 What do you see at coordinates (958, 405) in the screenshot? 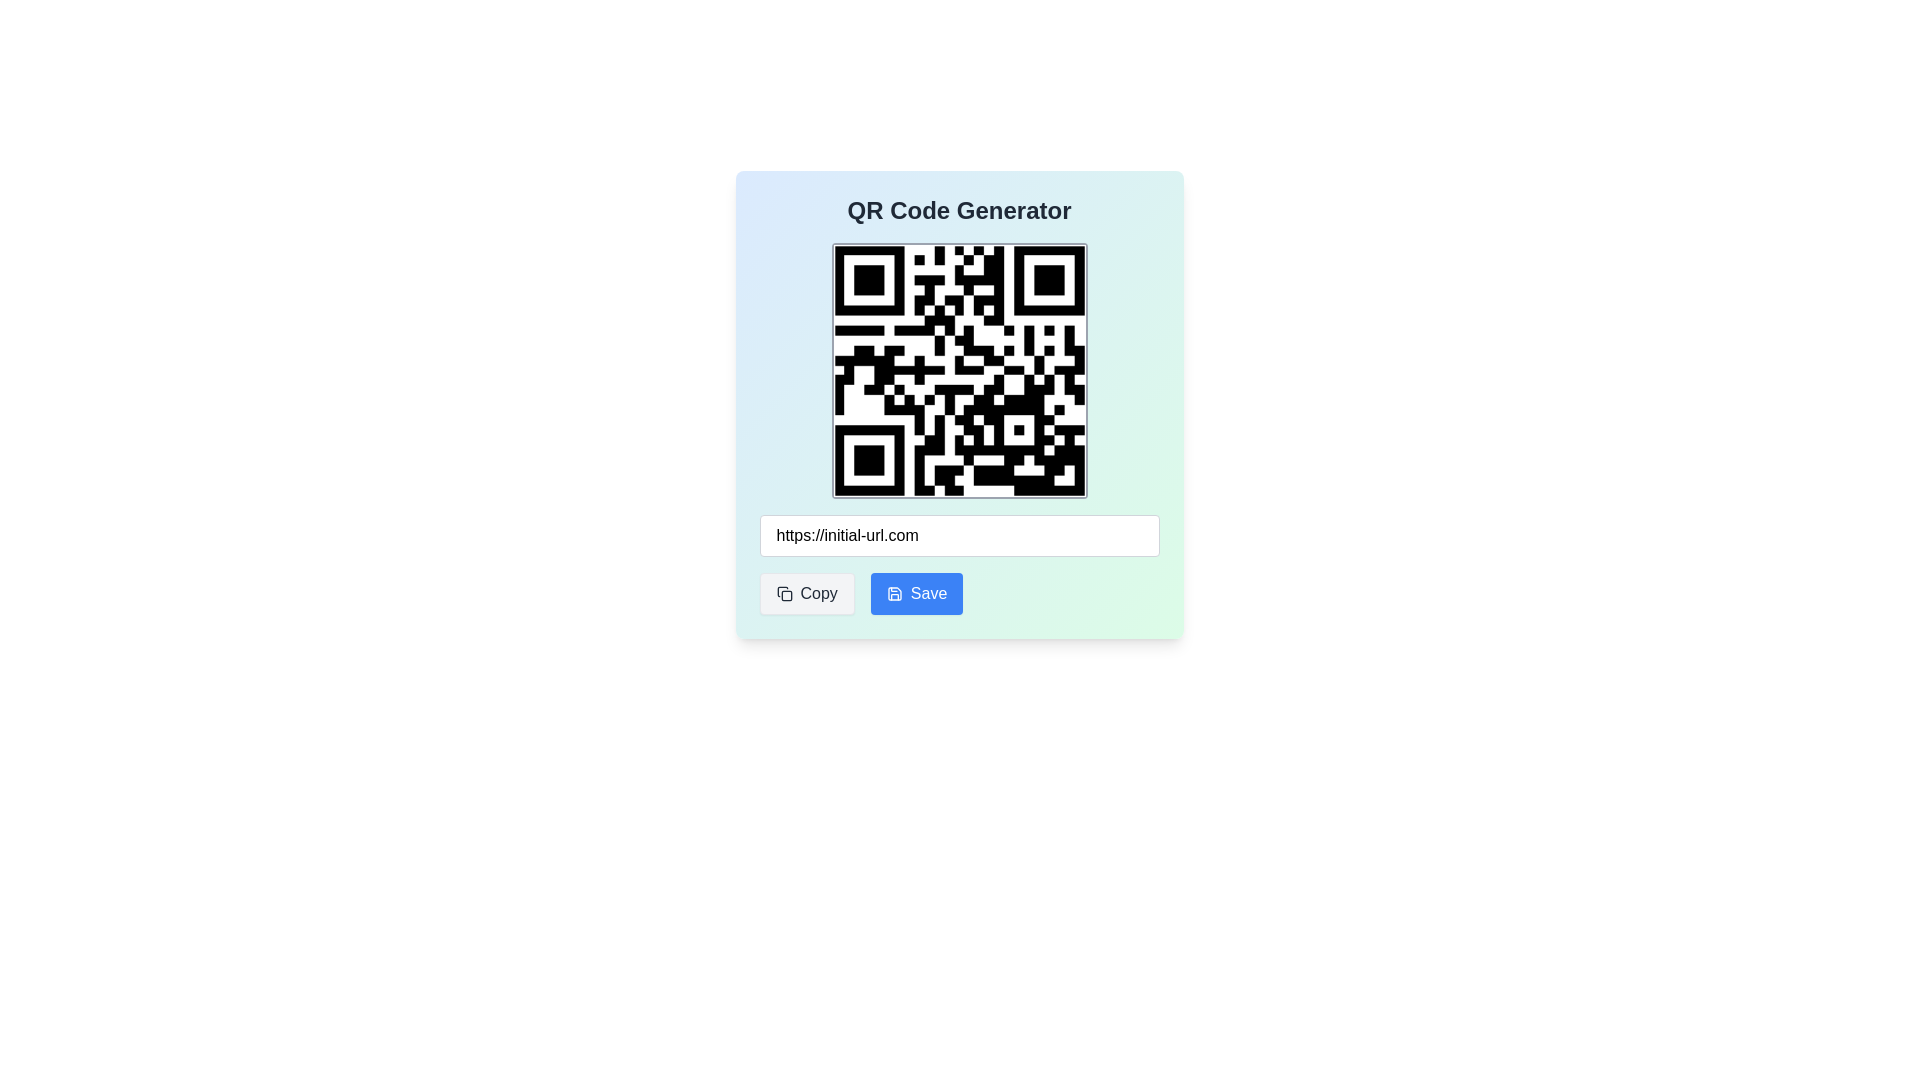
I see `the QR code display area of the QR code generator interface to view or analyze the QR code` at bounding box center [958, 405].